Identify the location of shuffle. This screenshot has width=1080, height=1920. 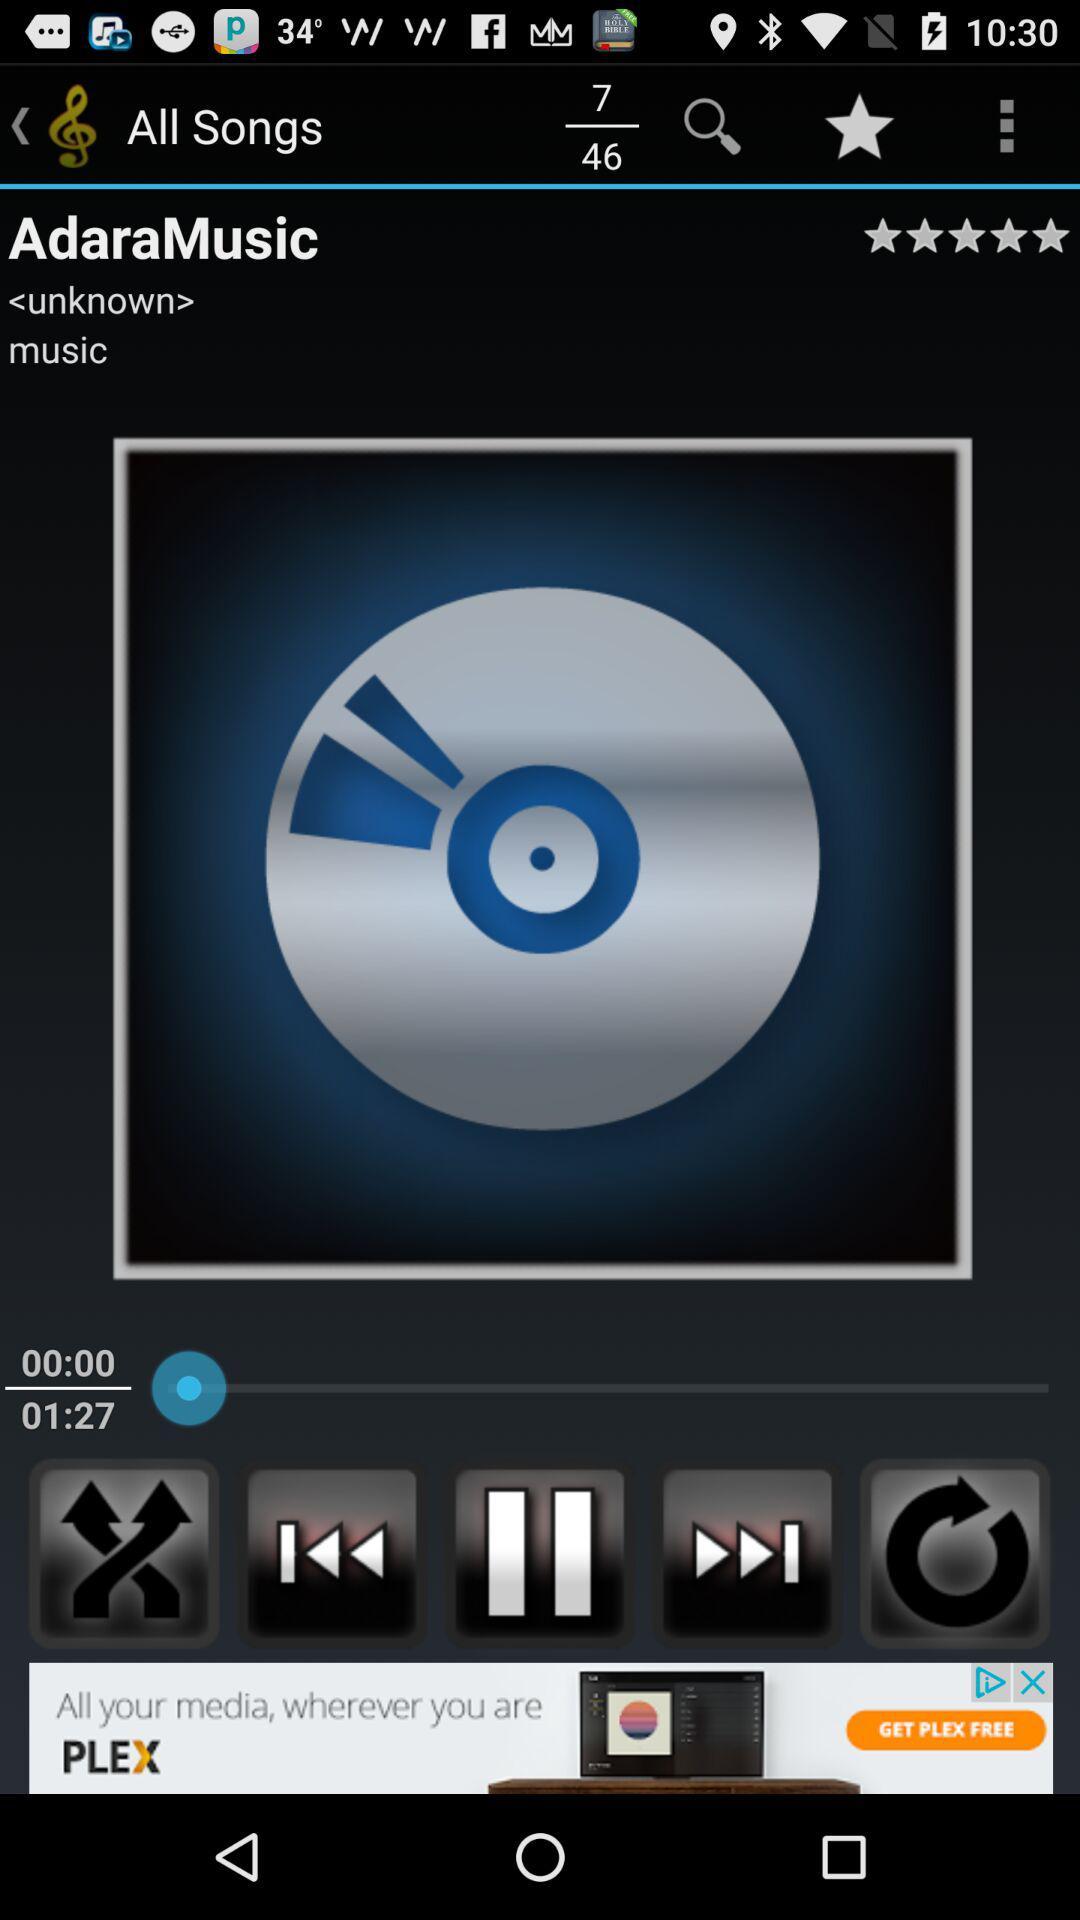
(124, 1552).